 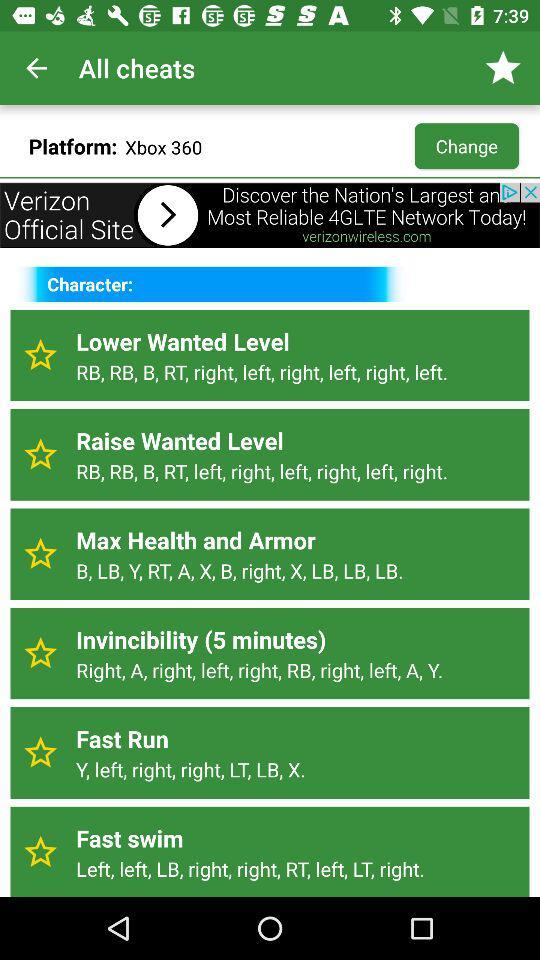 What do you see at coordinates (40, 355) in the screenshot?
I see `the star icon` at bounding box center [40, 355].